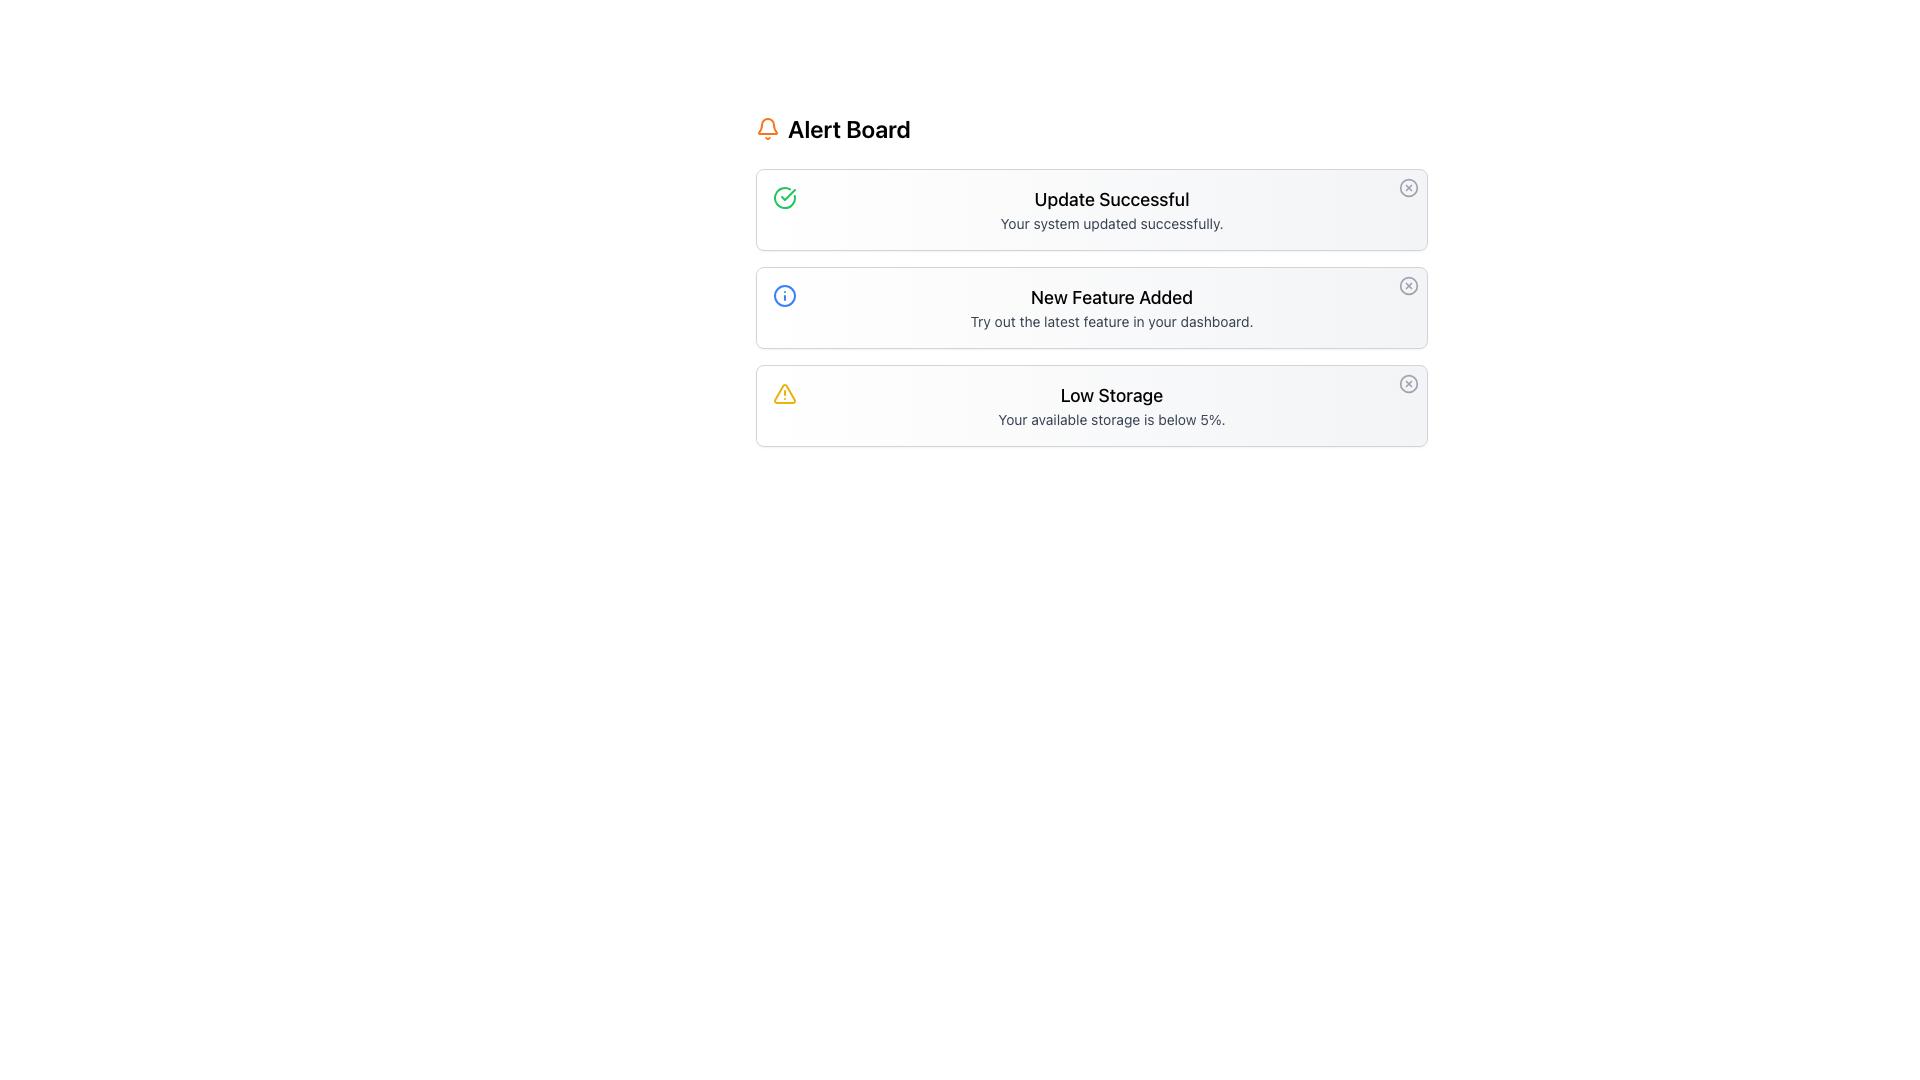 Image resolution: width=1920 pixels, height=1080 pixels. I want to click on notification text labeled 'Update Successful', which is a bold and prominently styled text element located in the top section of the notification area, so click(1111, 200).